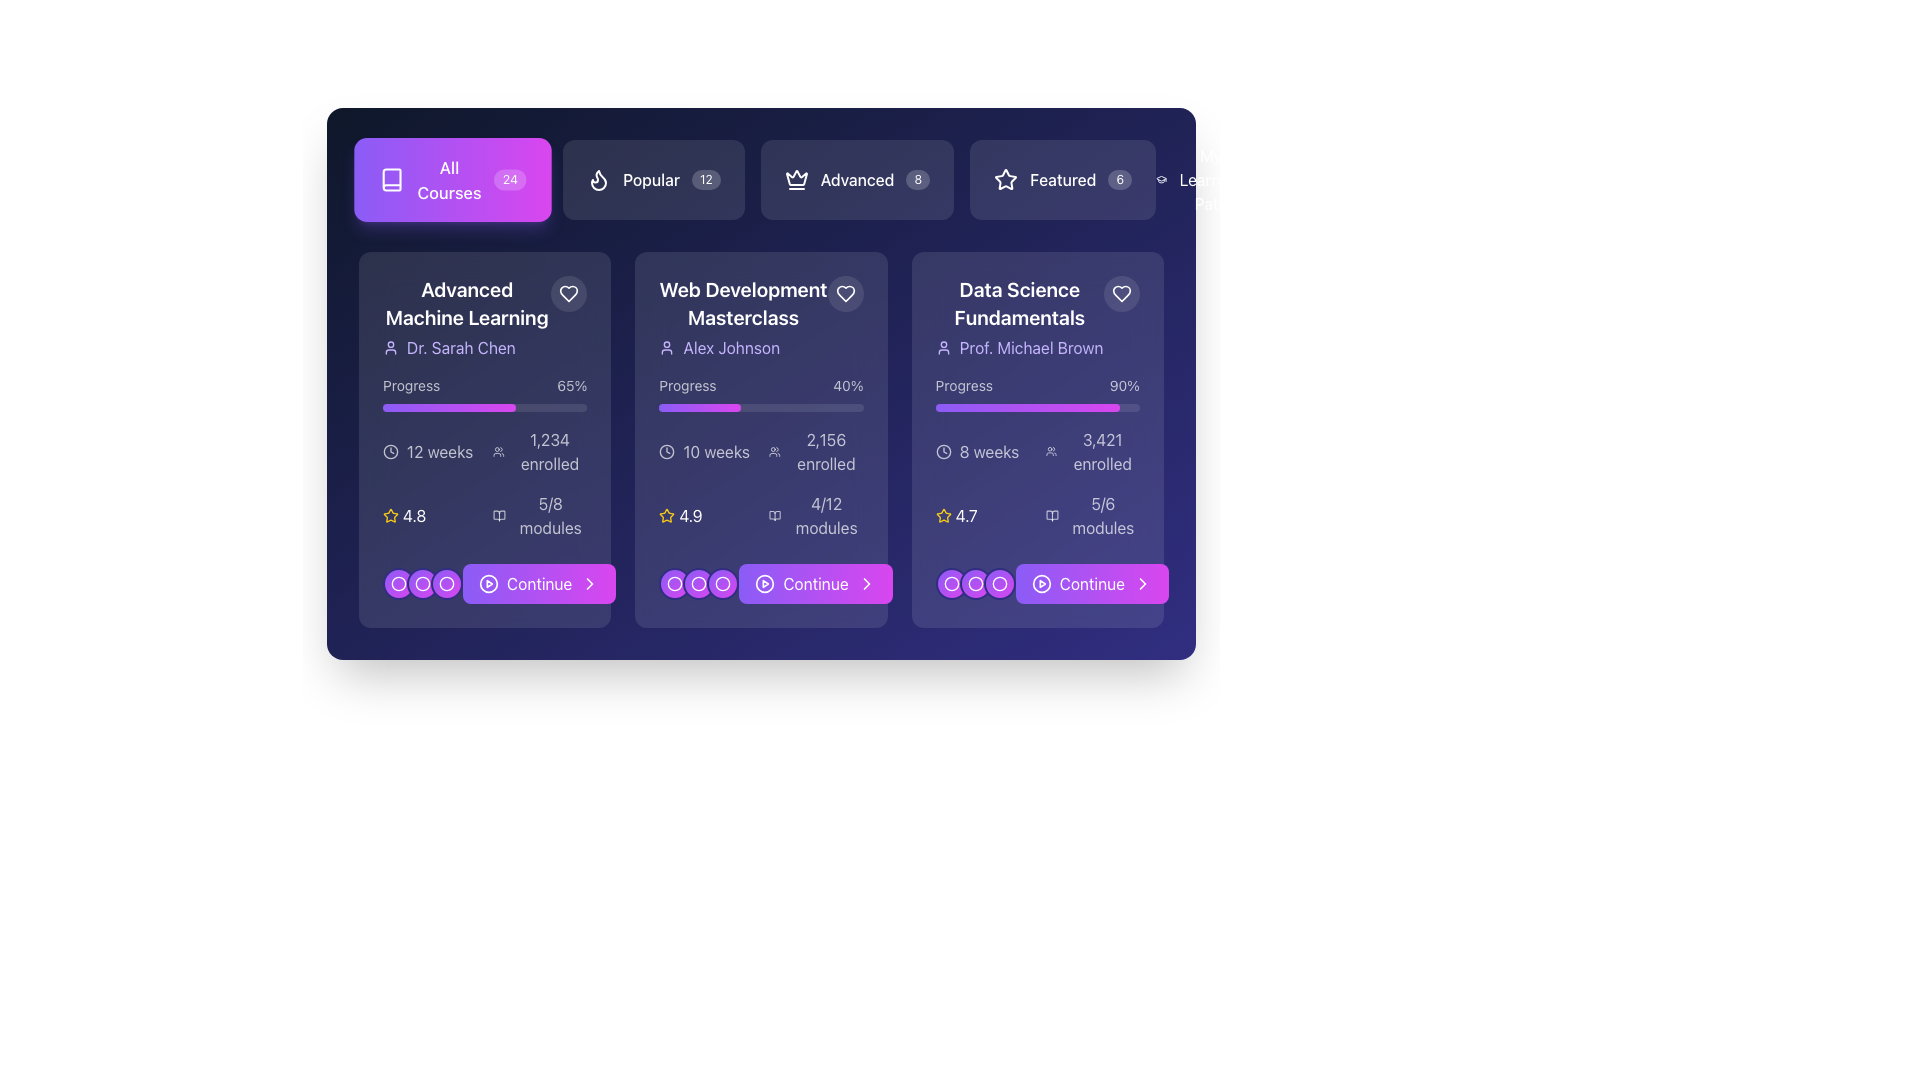 This screenshot has height=1080, width=1920. What do you see at coordinates (550, 451) in the screenshot?
I see `information displayed in the text label that shows '1,234 enrolled' within the 'Advanced Machine Learning' card, located centrally in the second row` at bounding box center [550, 451].